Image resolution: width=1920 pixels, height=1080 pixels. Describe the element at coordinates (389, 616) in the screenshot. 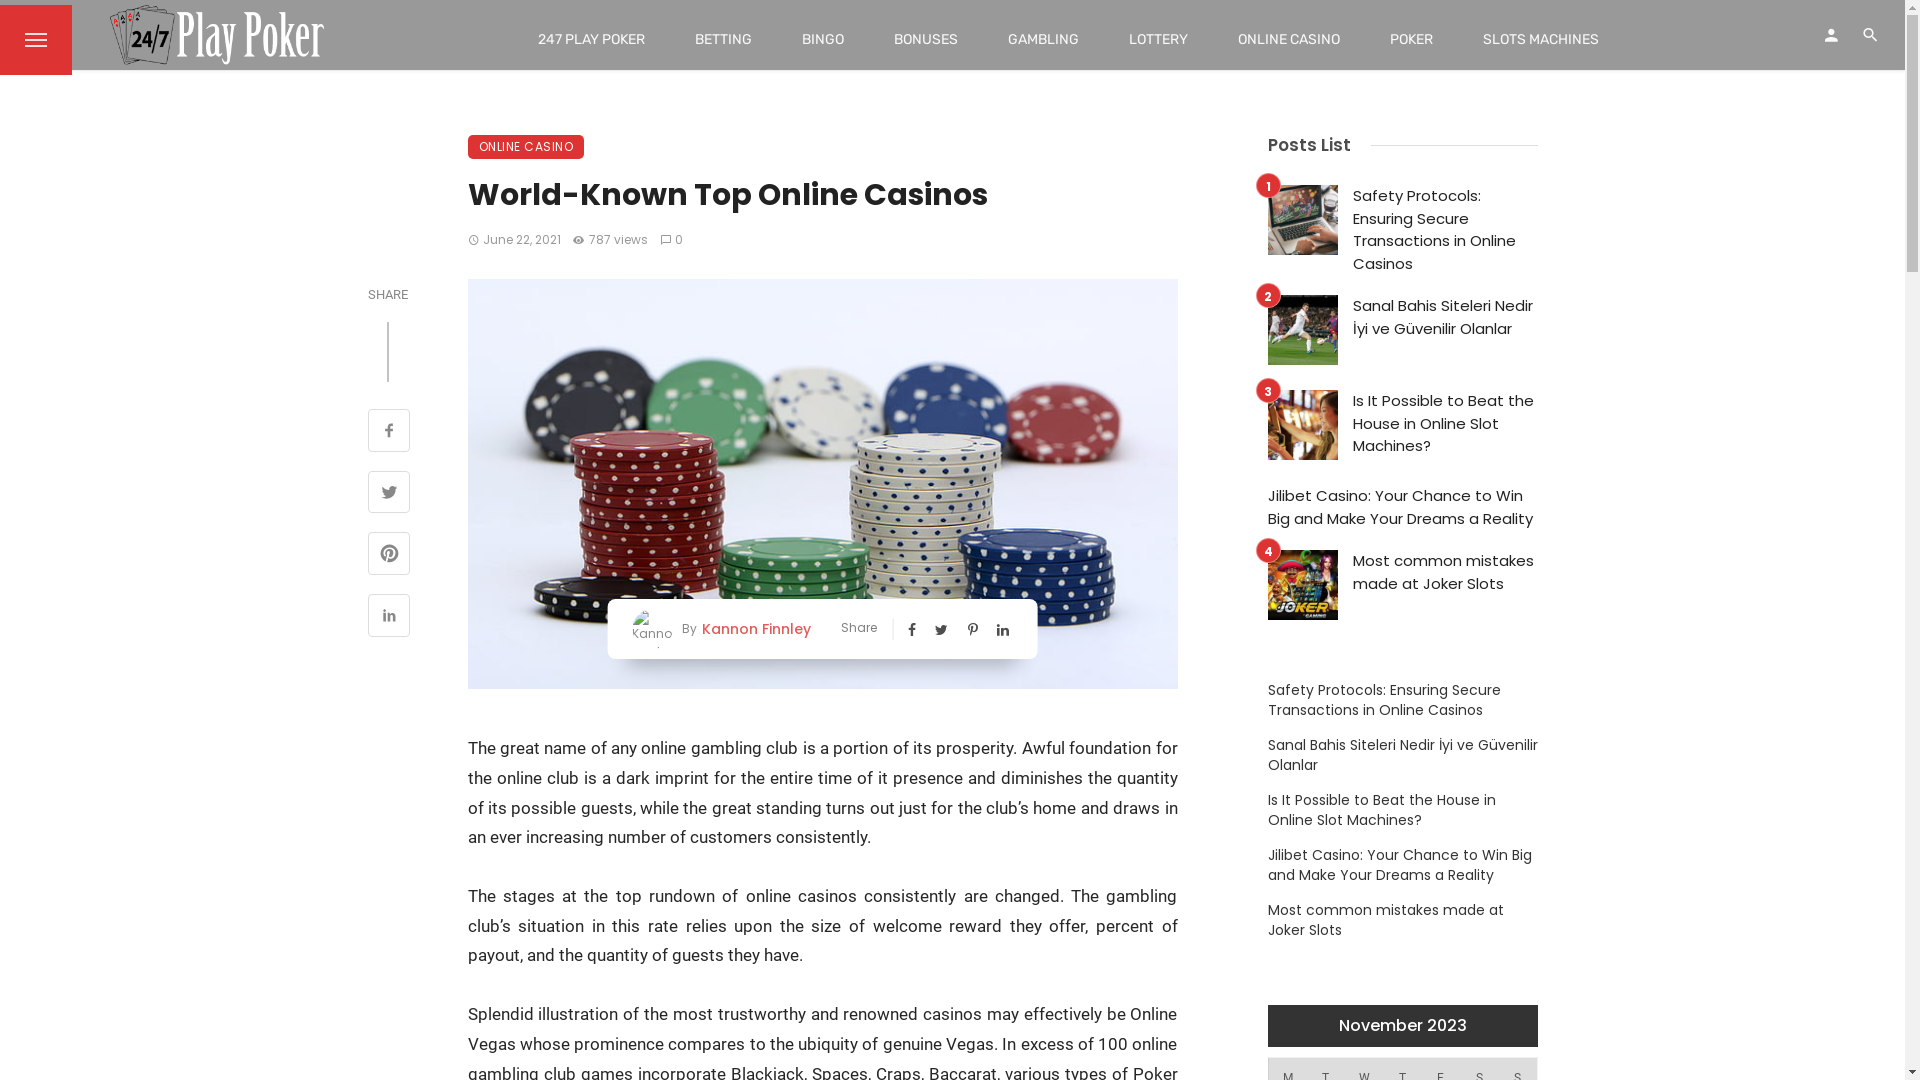

I see `'Share on Linkedin'` at that location.